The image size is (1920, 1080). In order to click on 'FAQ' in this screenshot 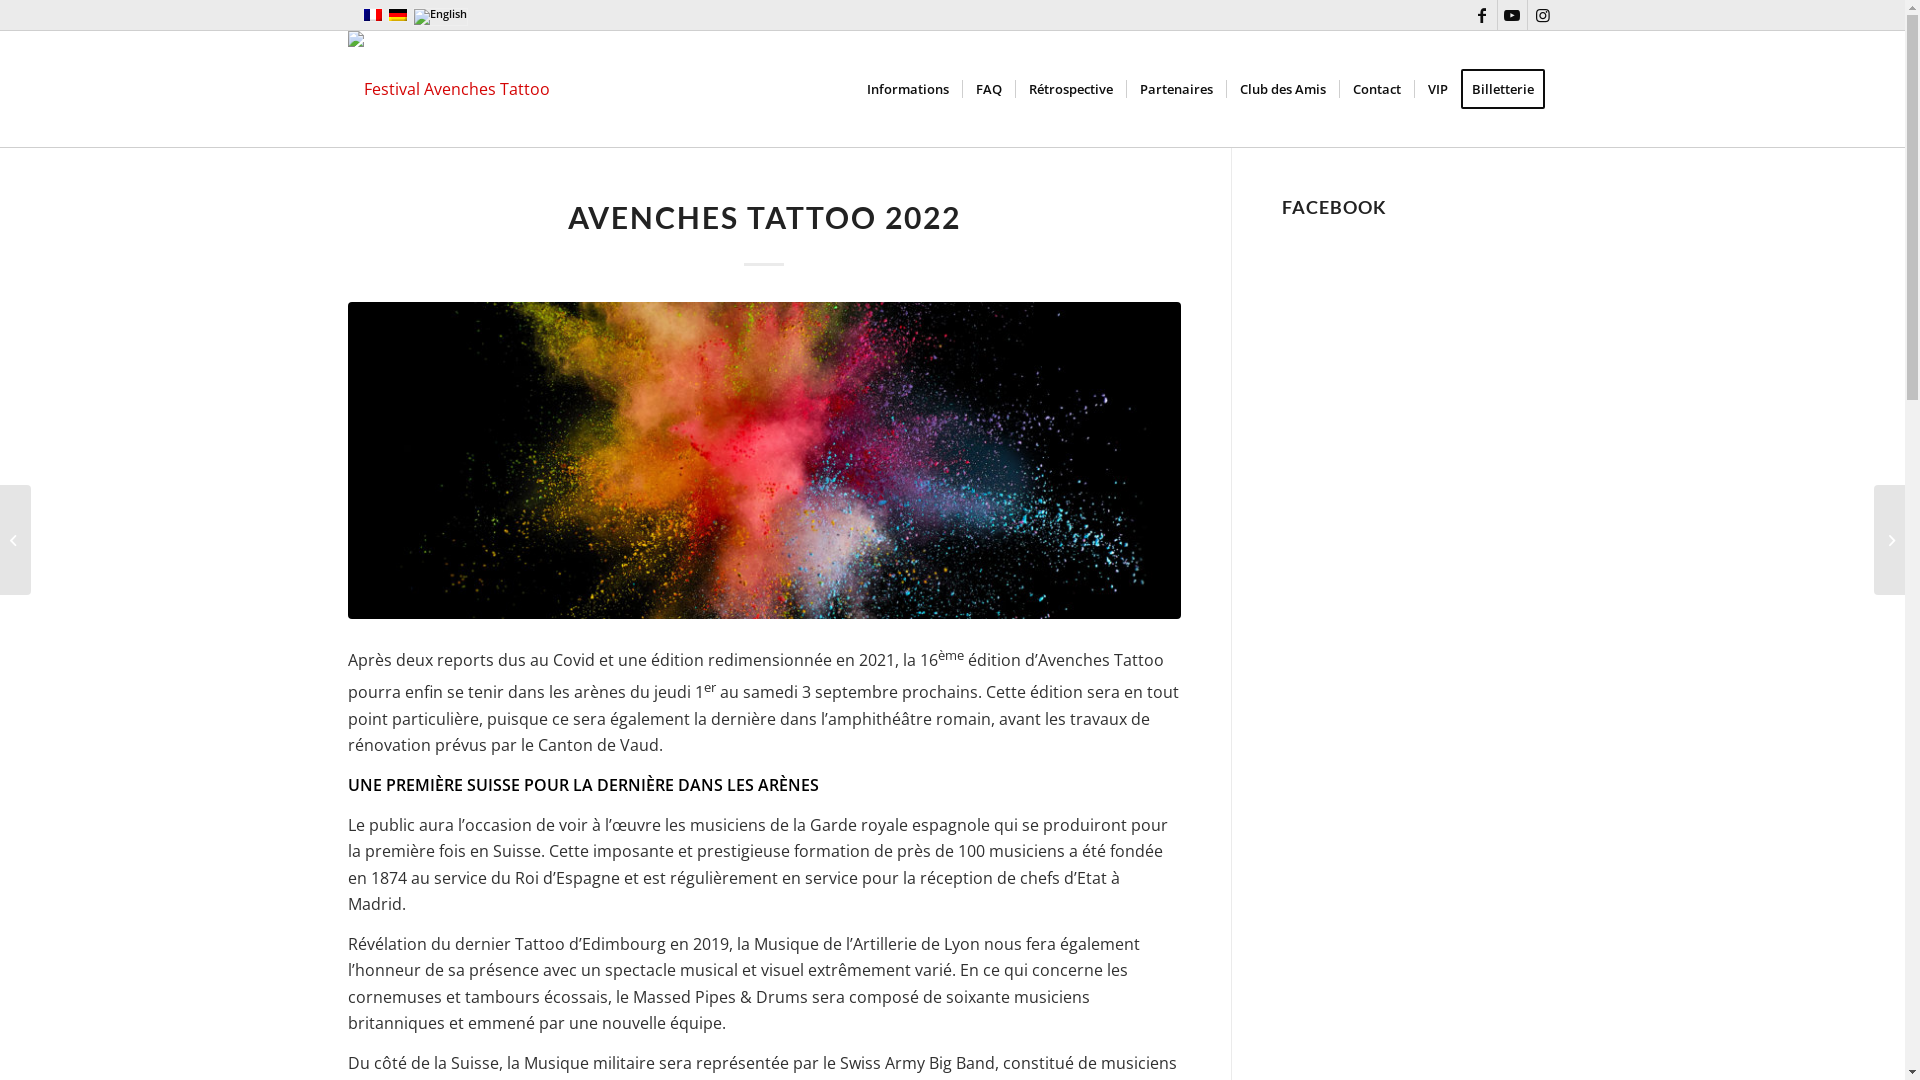, I will do `click(961, 87)`.